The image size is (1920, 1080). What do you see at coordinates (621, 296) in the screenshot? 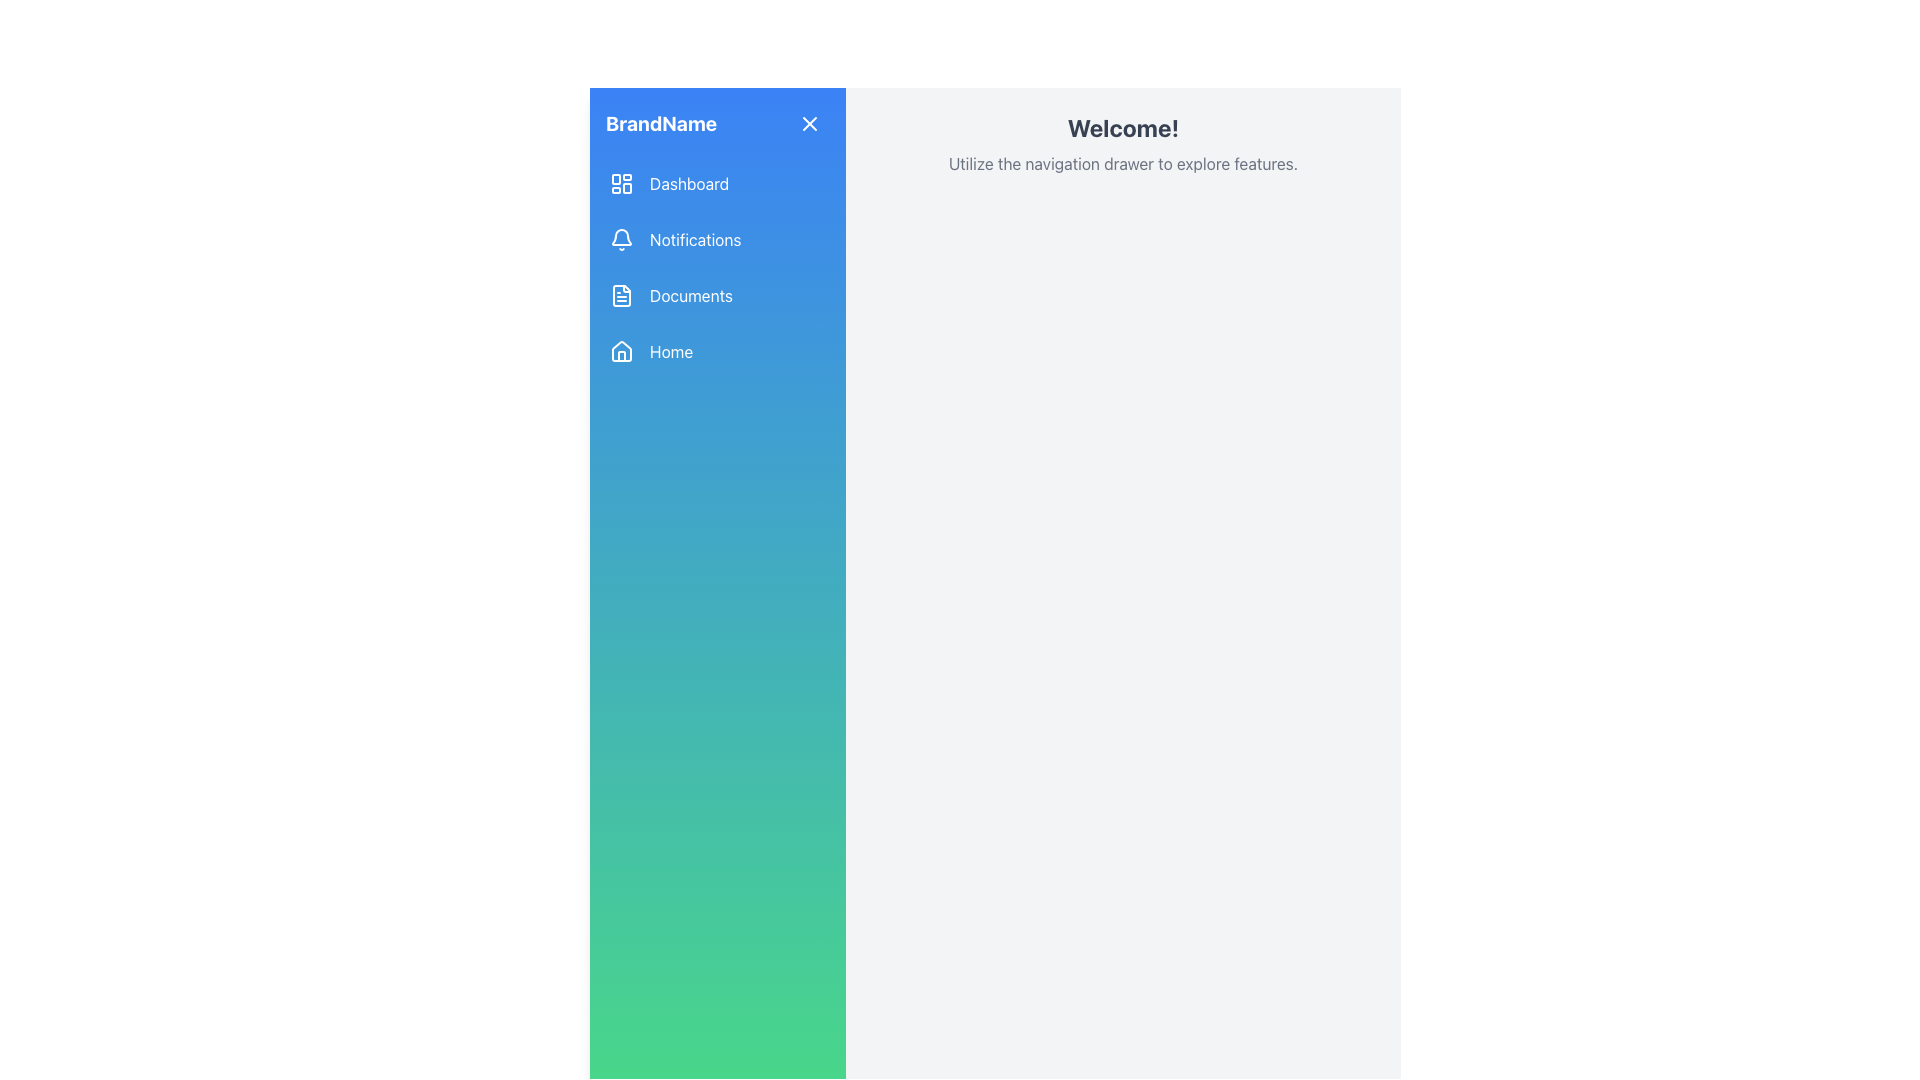
I see `the 'Documents' icon in the navigation menu, which is located to the left of the text 'Documents' and is the third icon in the vertical list` at bounding box center [621, 296].